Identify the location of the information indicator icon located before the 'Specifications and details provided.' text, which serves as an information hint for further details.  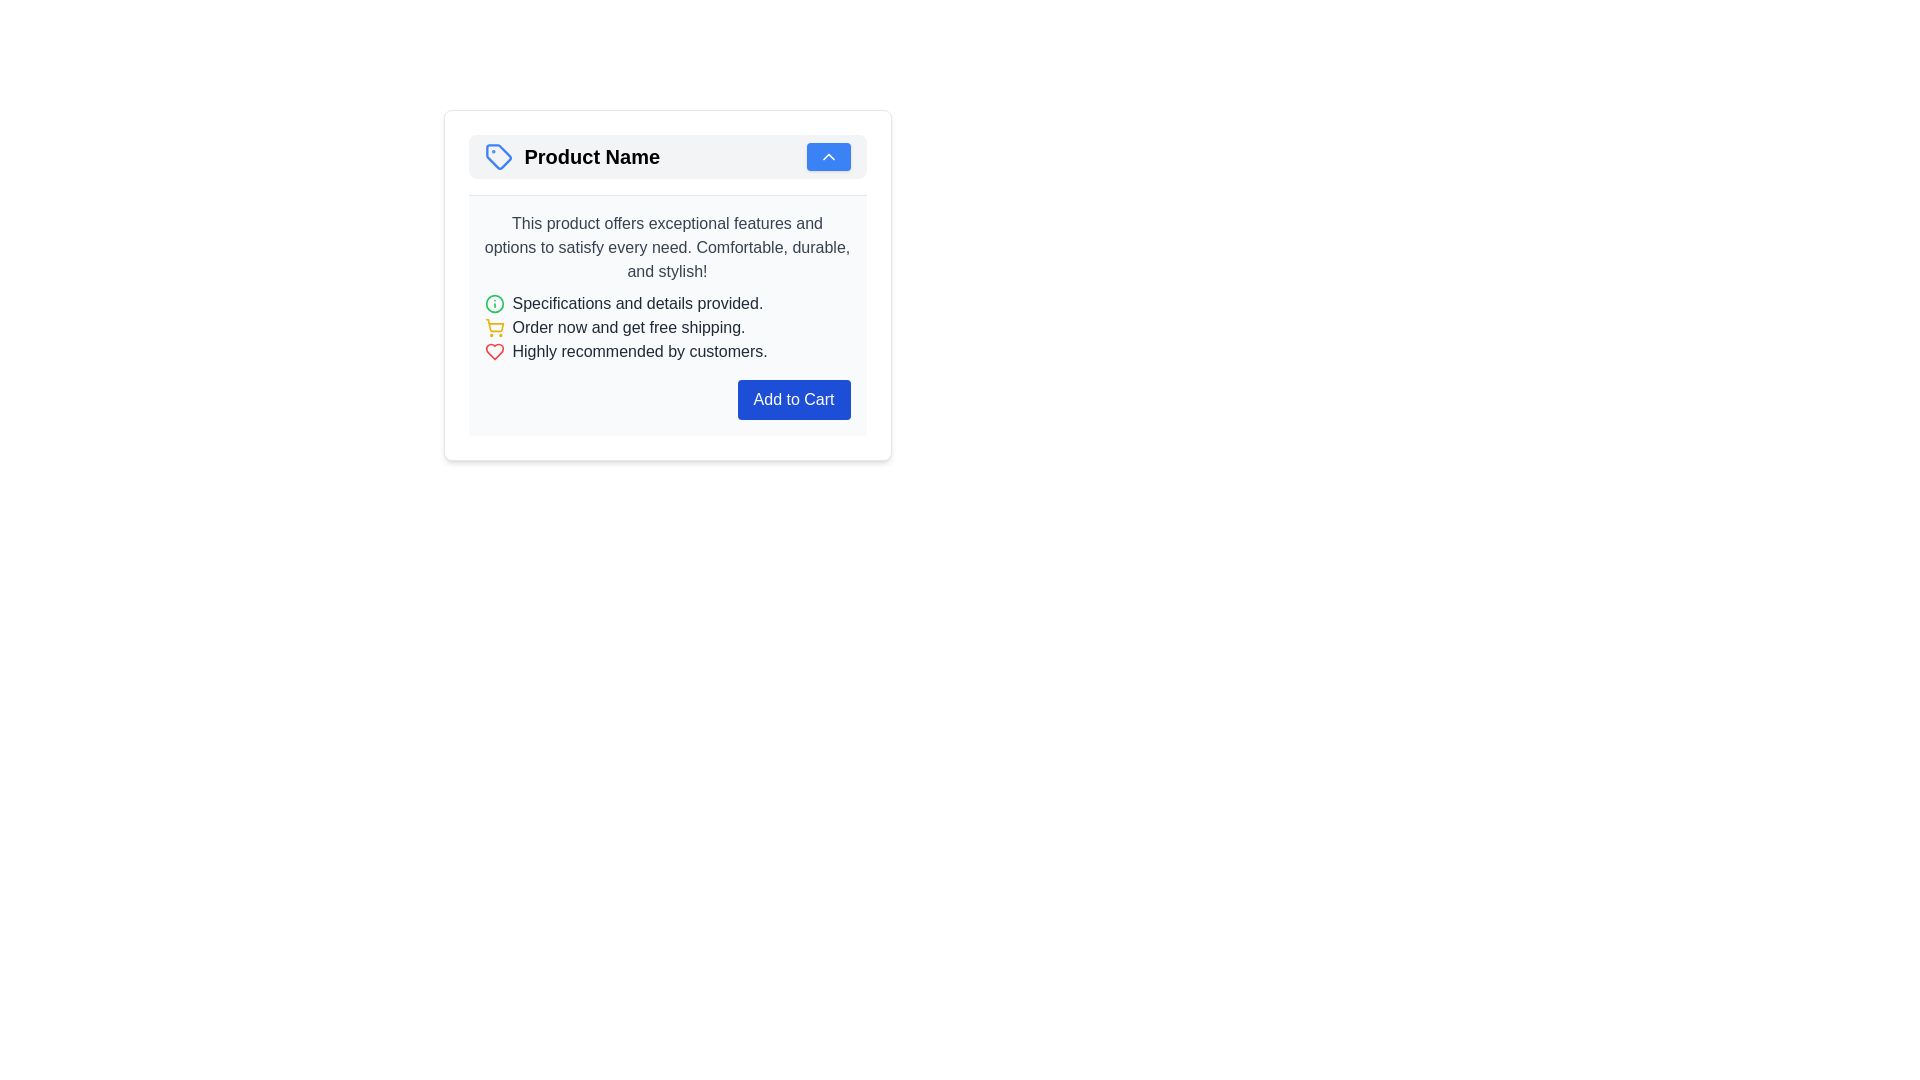
(494, 304).